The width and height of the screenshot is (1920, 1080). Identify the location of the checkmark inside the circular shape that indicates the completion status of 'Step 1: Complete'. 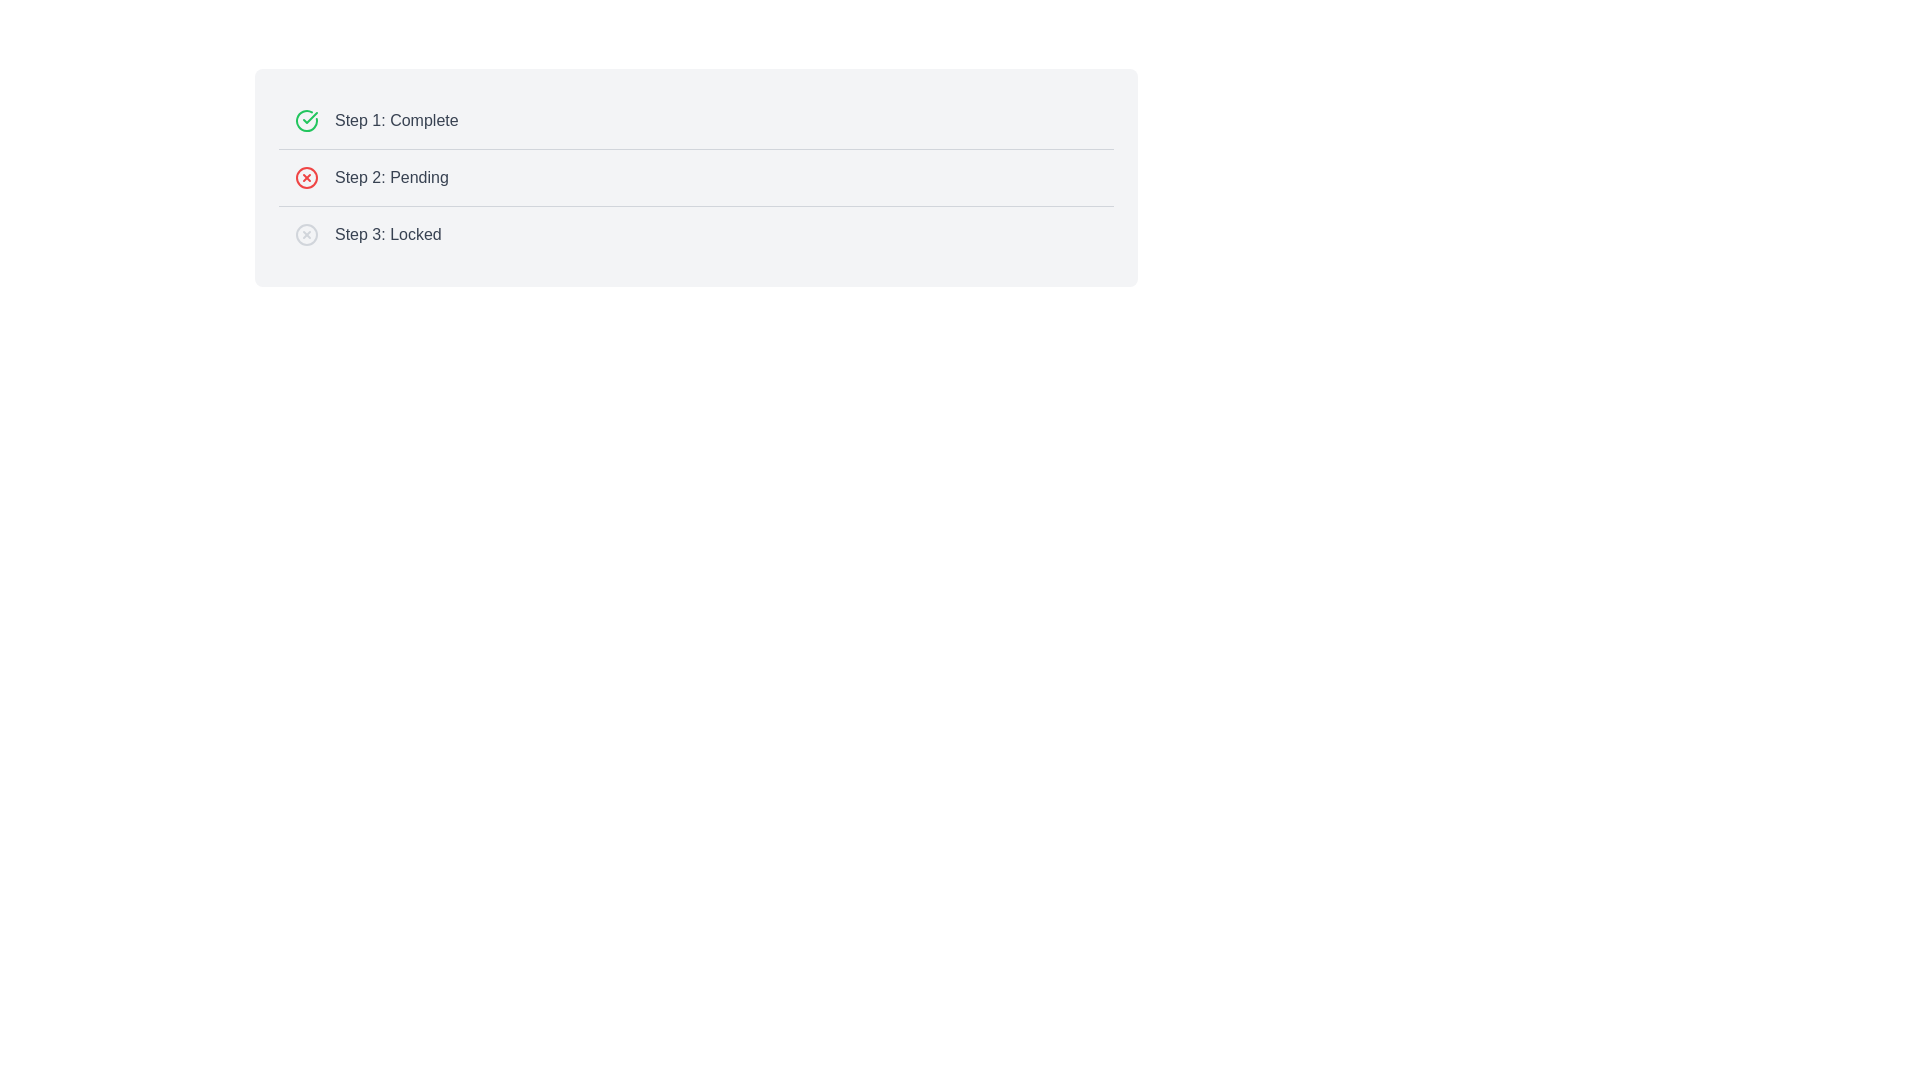
(309, 118).